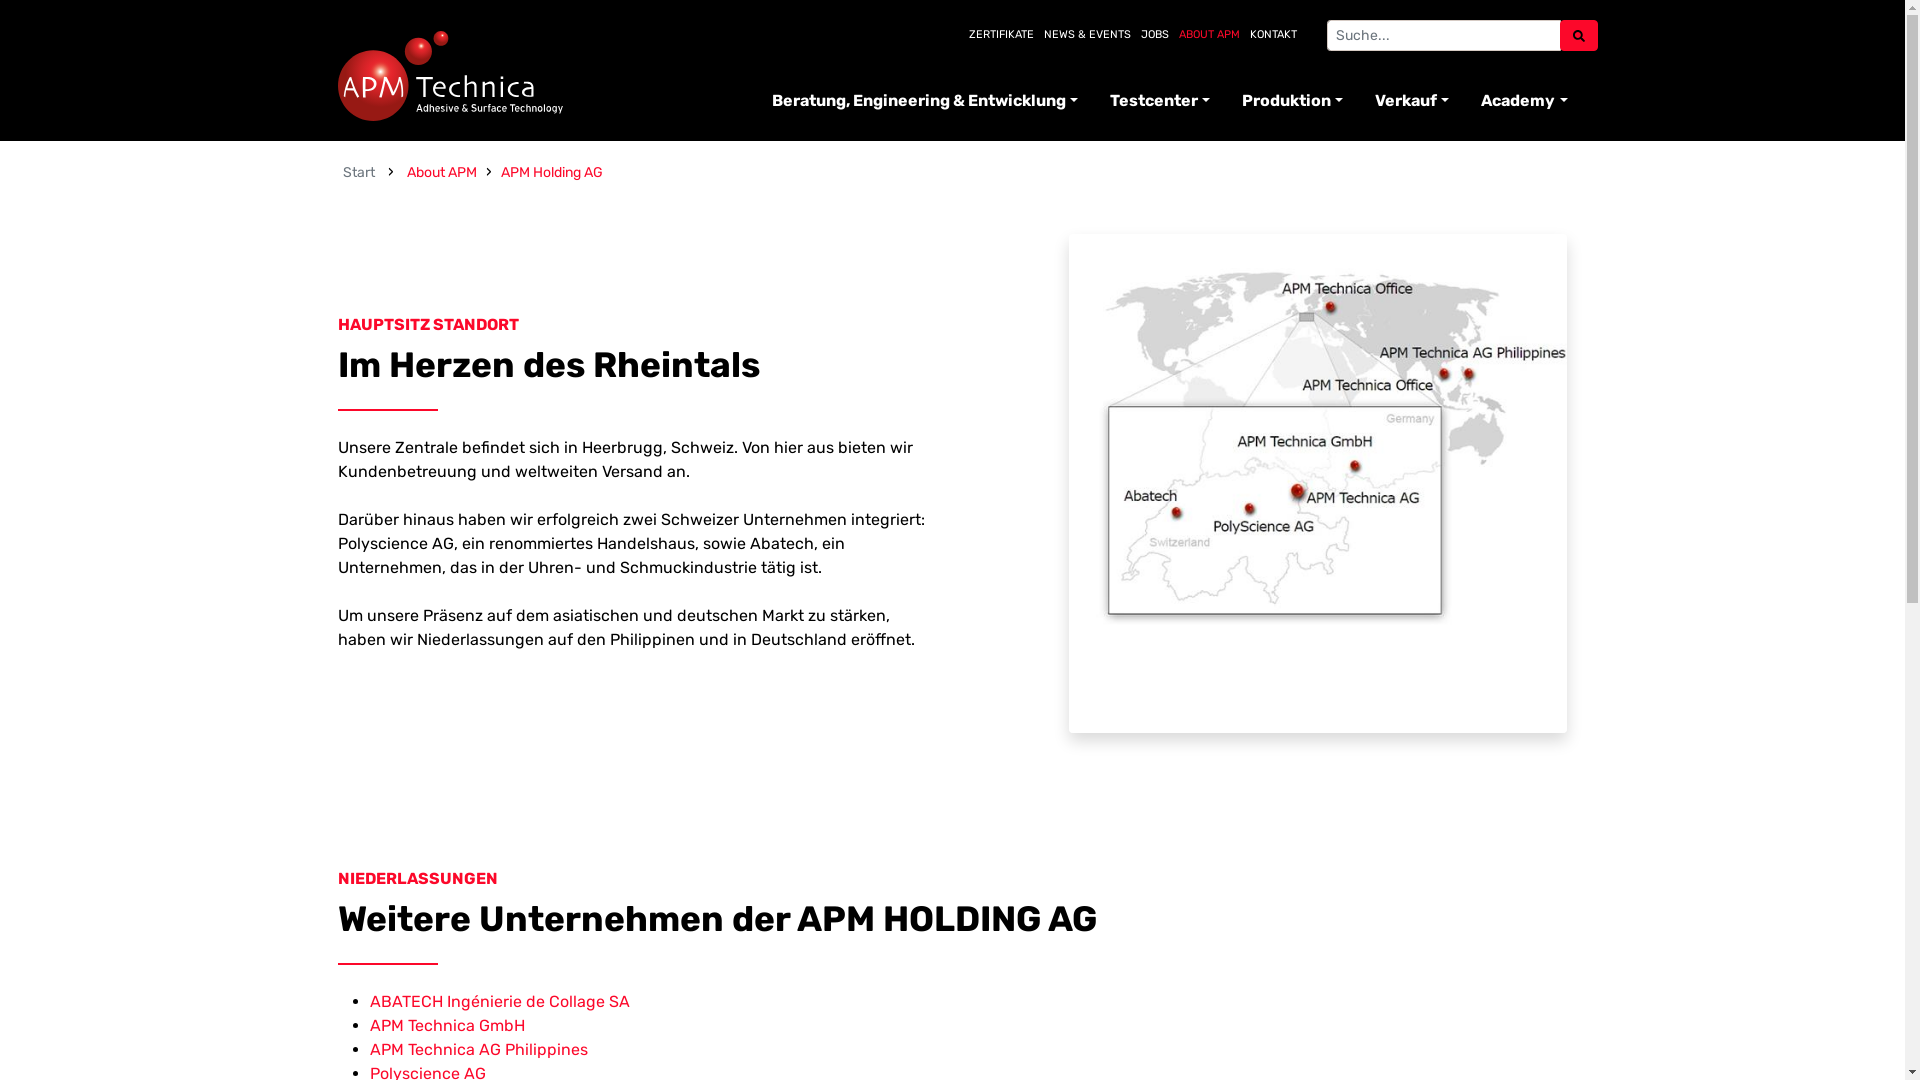 This screenshot has height=1080, width=1920. What do you see at coordinates (446, 1025) in the screenshot?
I see `'APM Technica GmbH'` at bounding box center [446, 1025].